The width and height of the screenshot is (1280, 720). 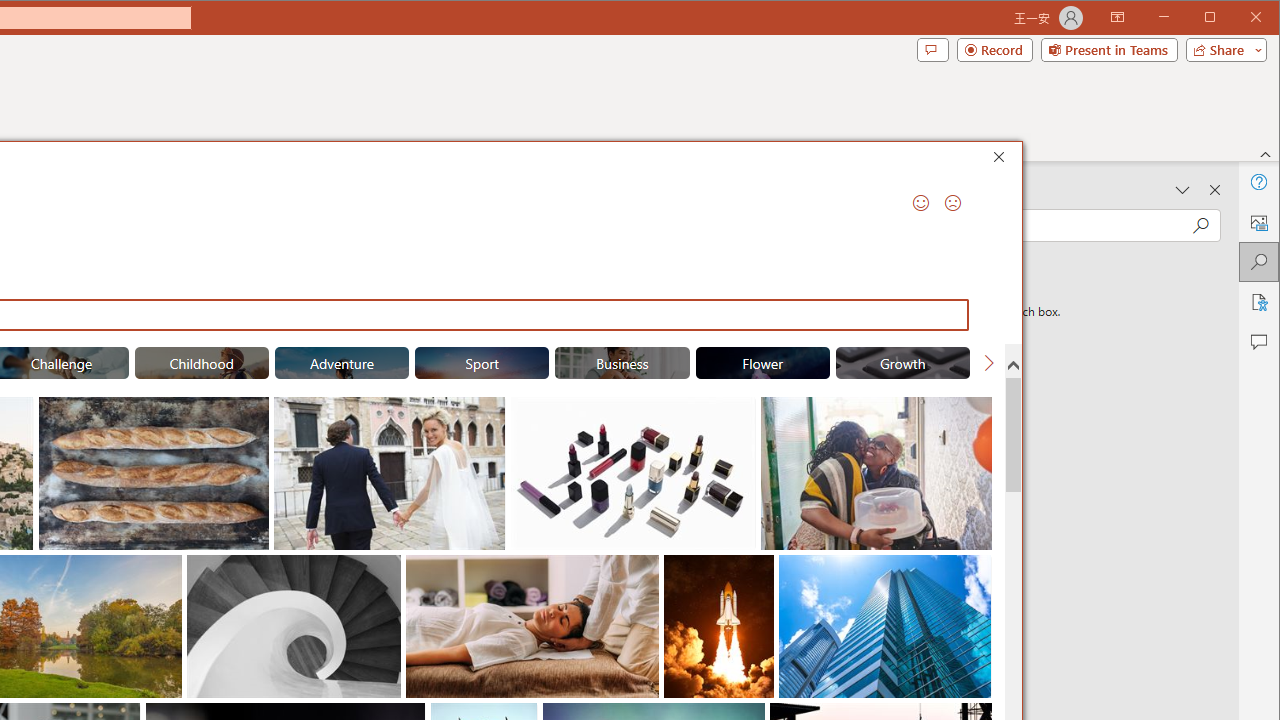 I want to click on '"Sport" Stock Images.', so click(x=481, y=362).